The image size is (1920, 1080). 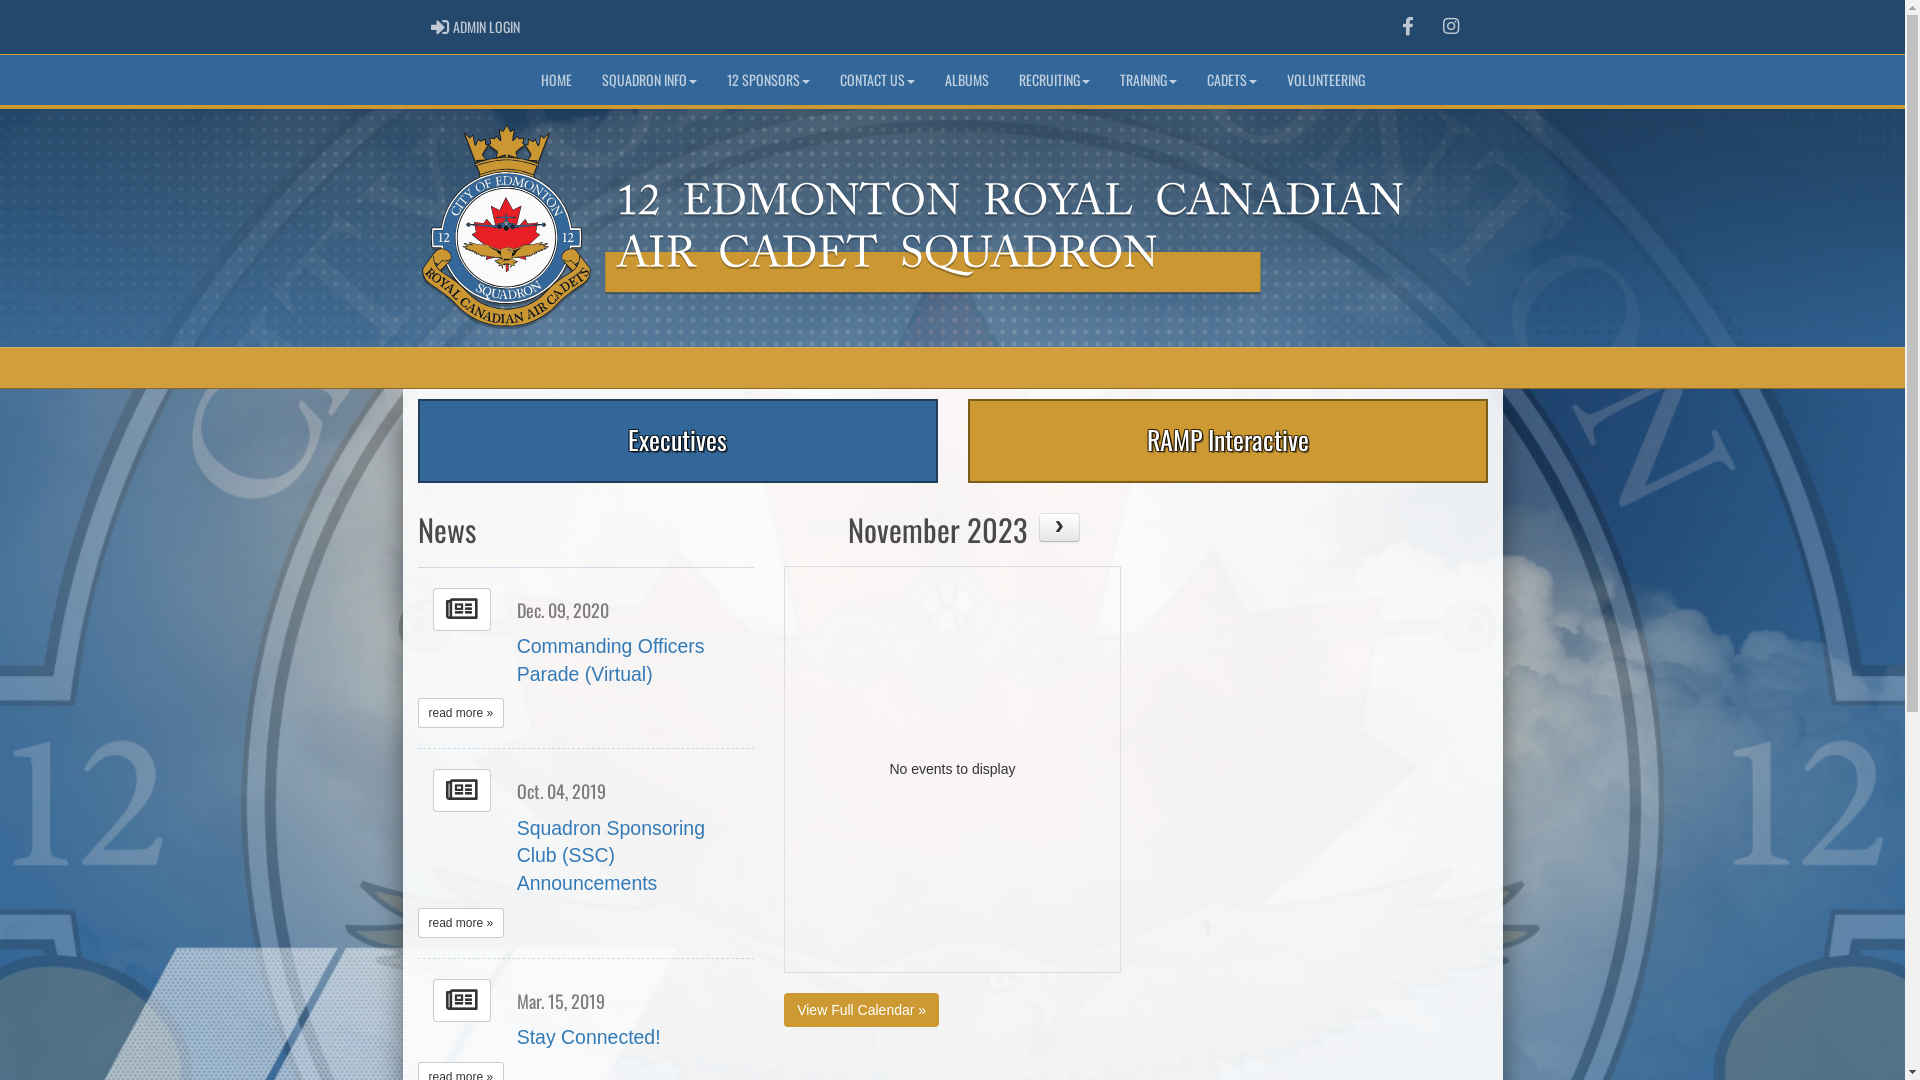 What do you see at coordinates (648, 79) in the screenshot?
I see `'SQUADRON INFO'` at bounding box center [648, 79].